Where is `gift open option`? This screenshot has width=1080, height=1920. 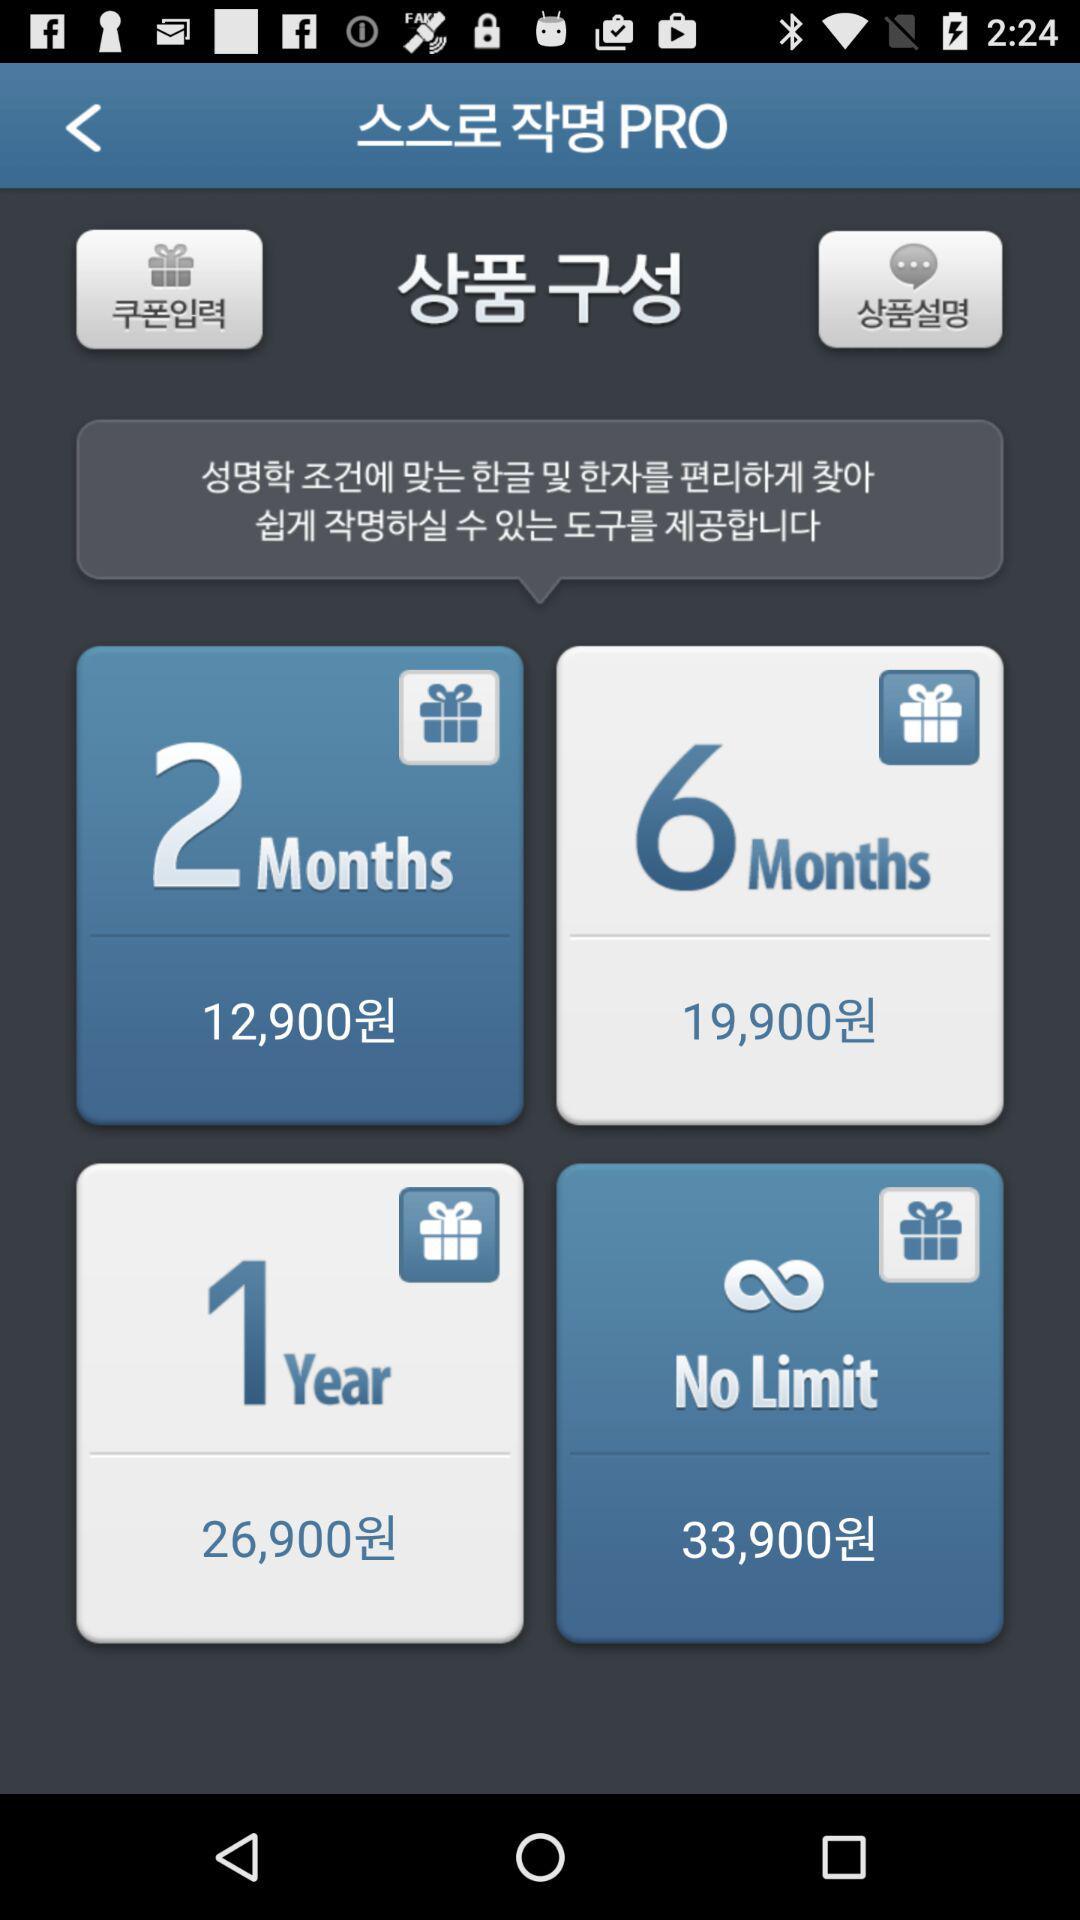
gift open option is located at coordinates (450, 1234).